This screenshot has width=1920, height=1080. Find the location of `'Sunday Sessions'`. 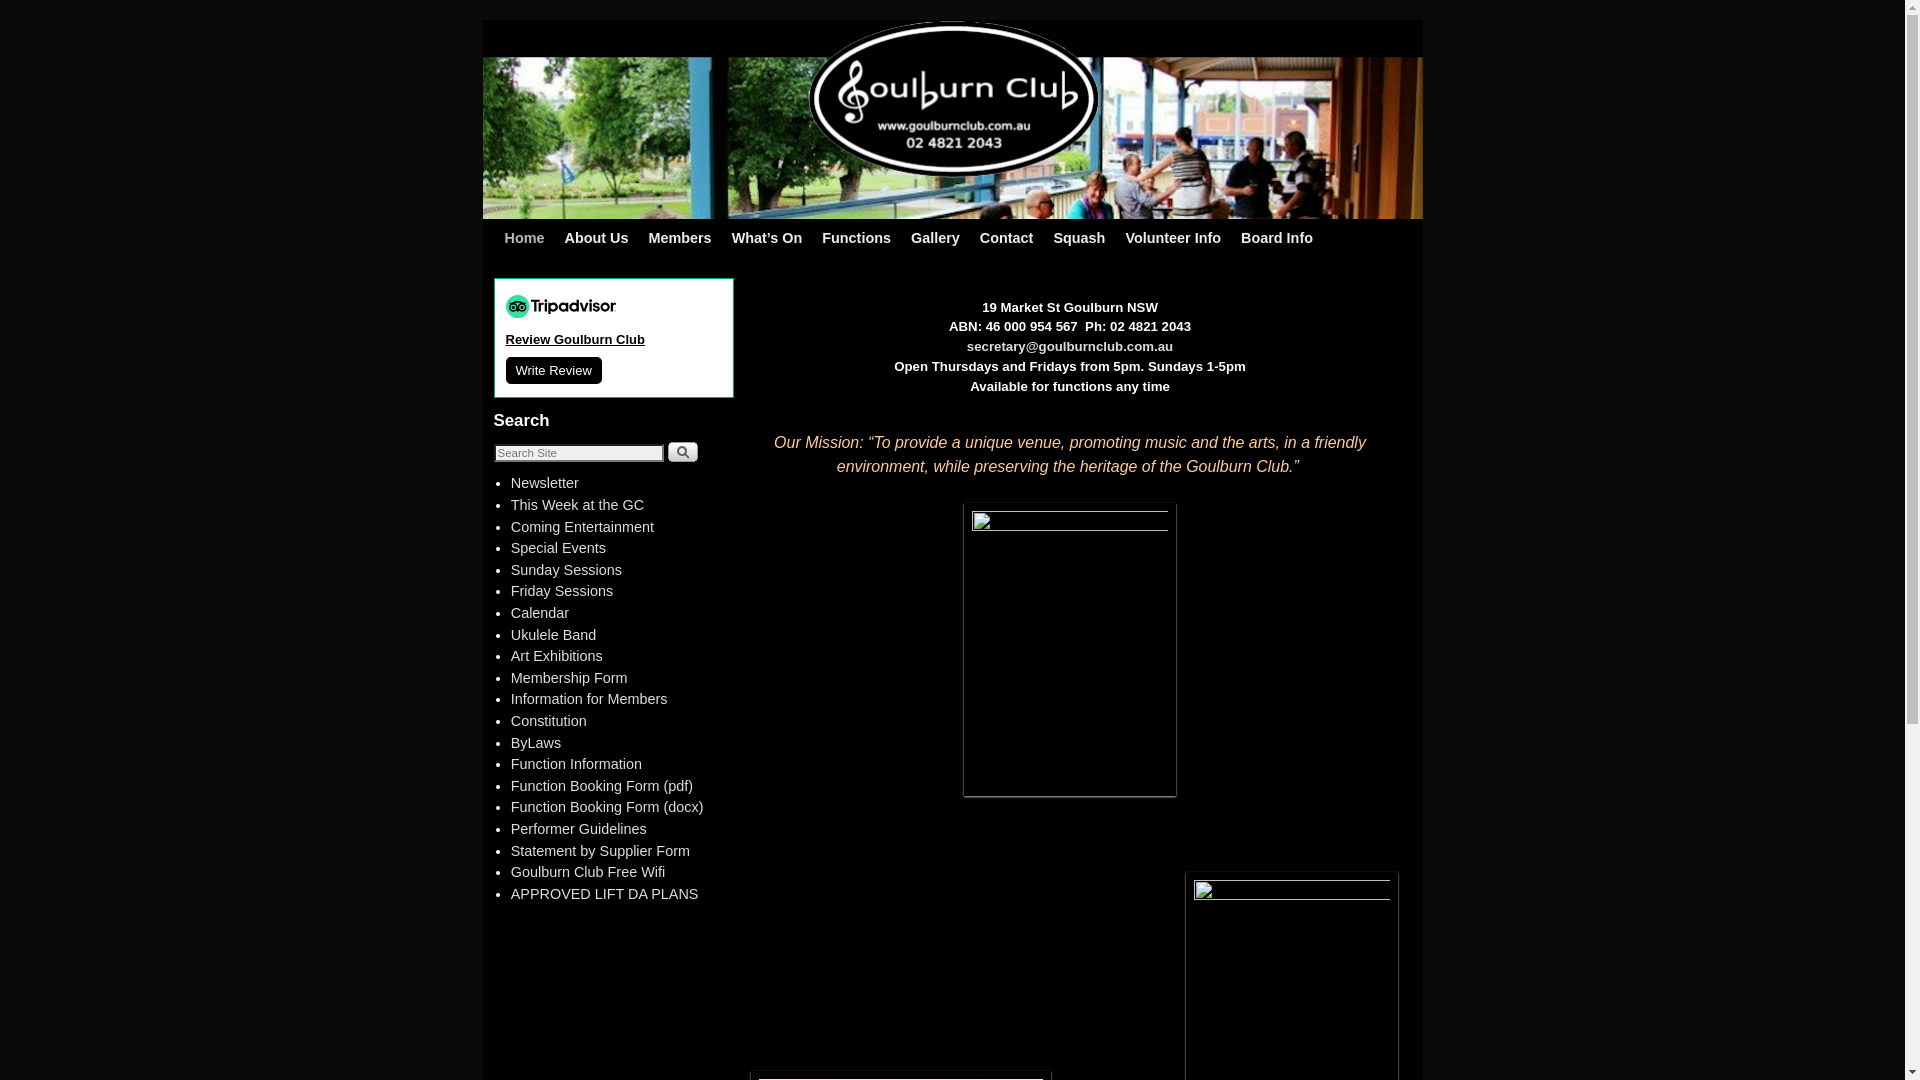

'Sunday Sessions' is located at coordinates (565, 570).